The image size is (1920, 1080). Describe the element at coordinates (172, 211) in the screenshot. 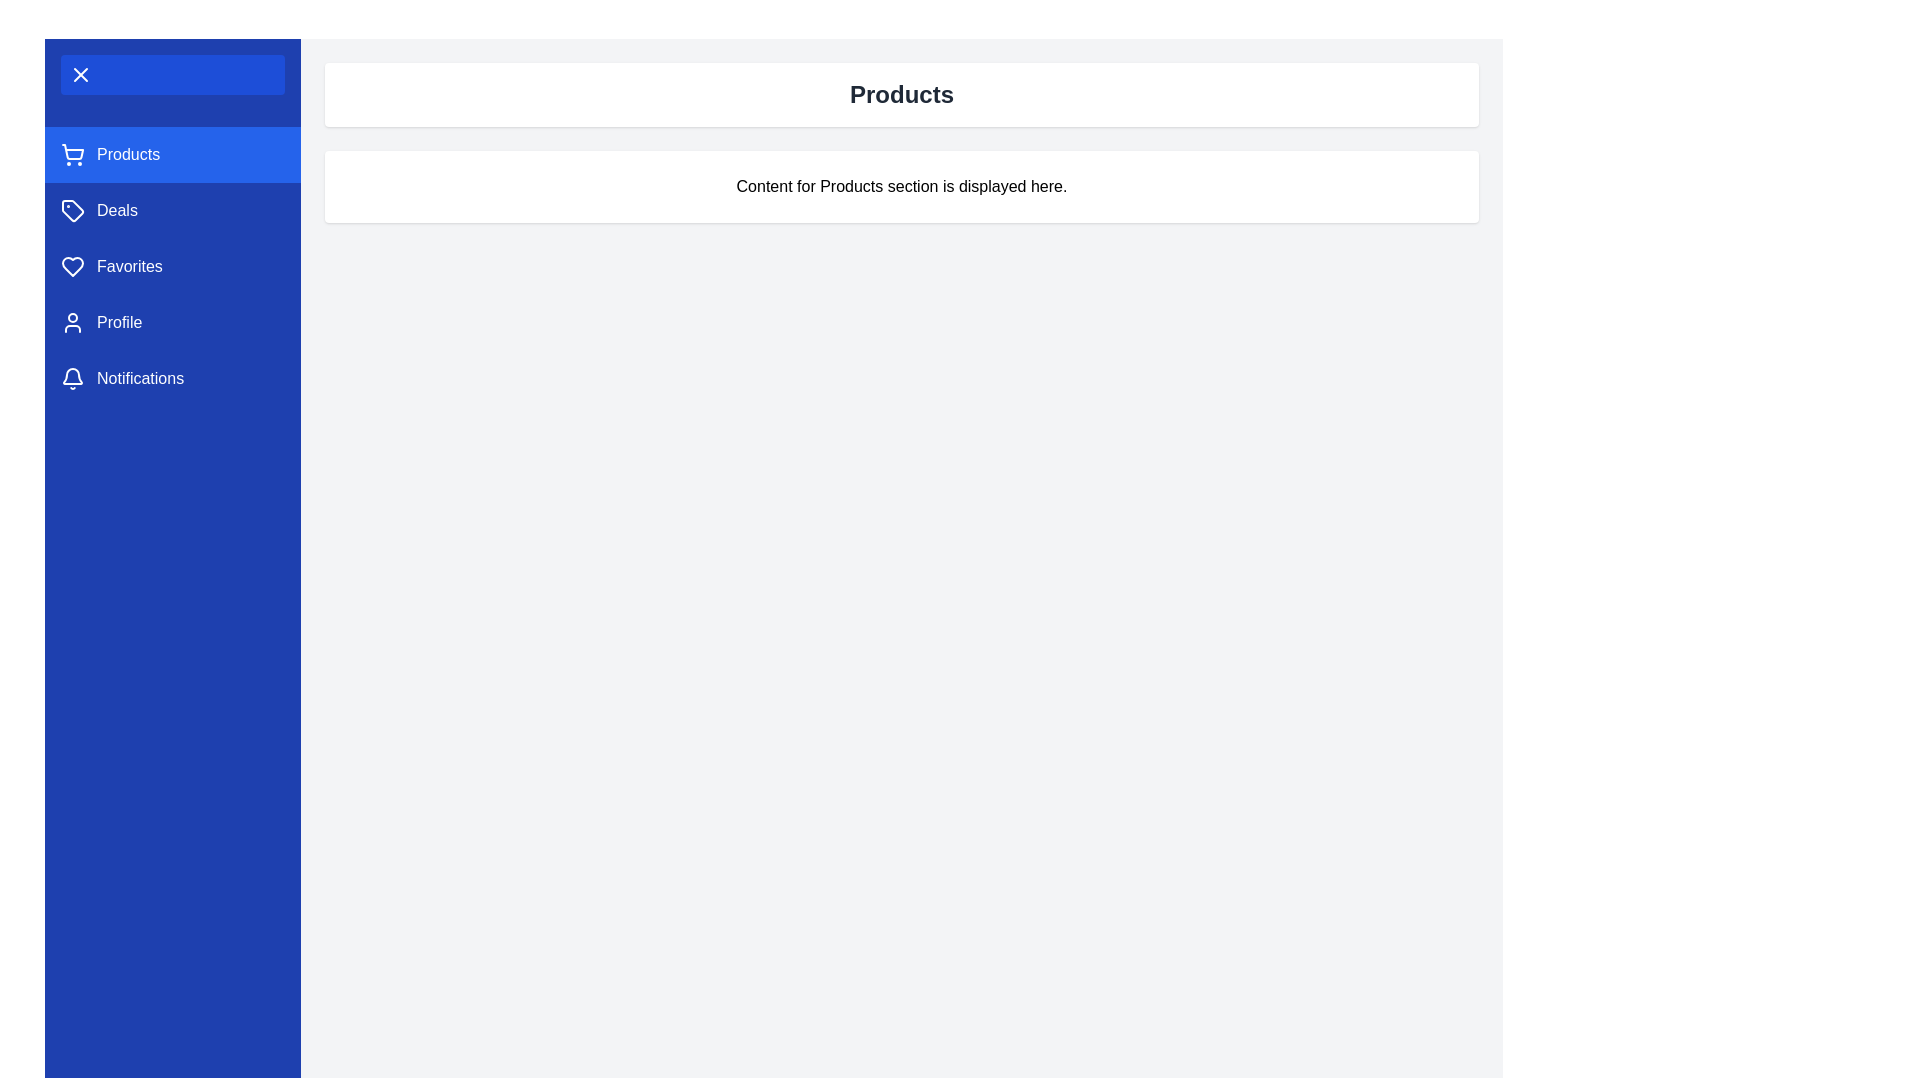

I see `the 'Deals' button, which is the second option in the vertical navigation menu on the left side of the interface` at that location.